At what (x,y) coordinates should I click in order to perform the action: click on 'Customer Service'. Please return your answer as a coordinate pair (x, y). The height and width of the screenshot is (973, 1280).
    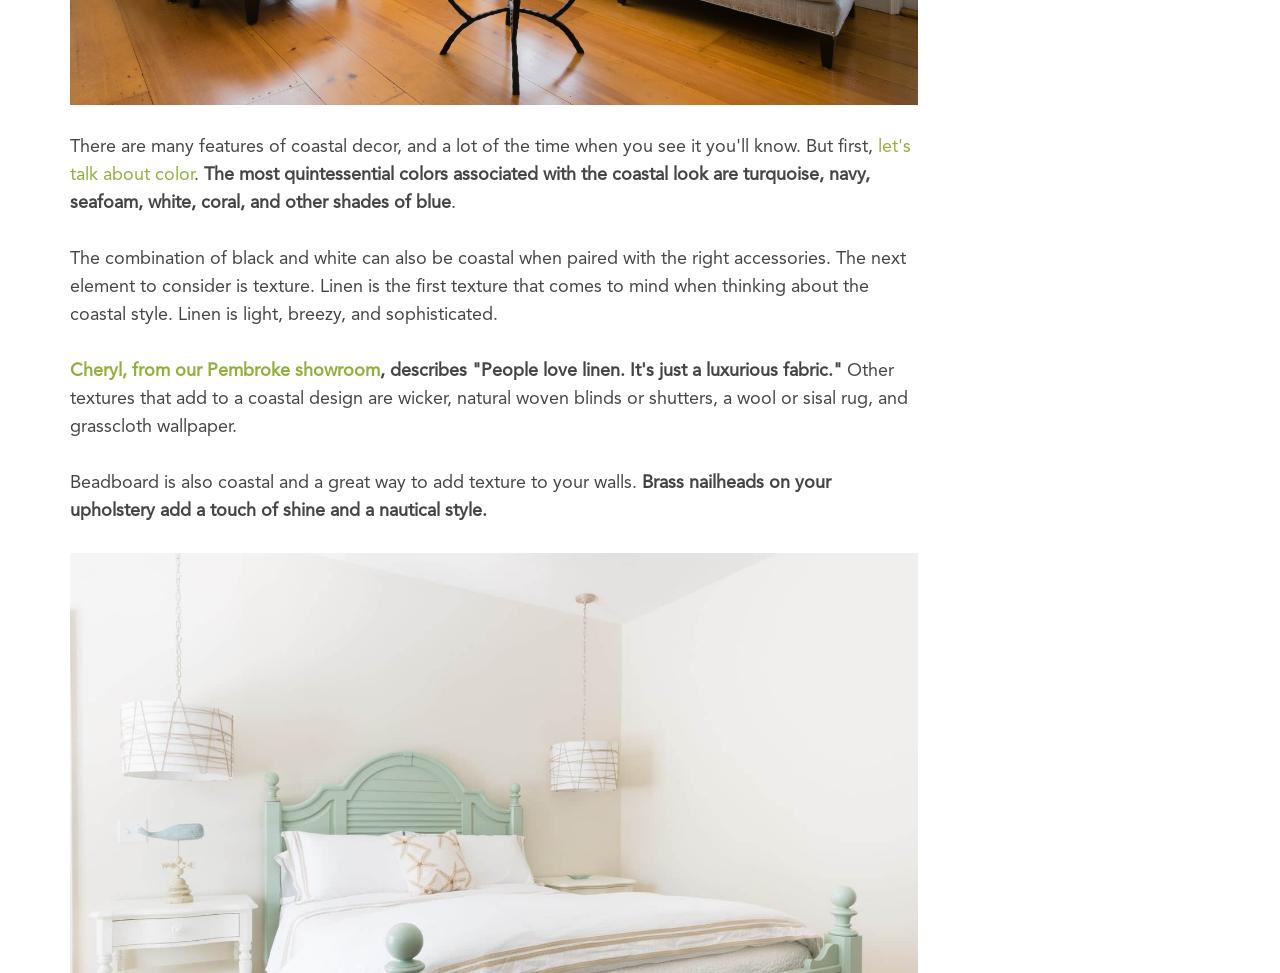
    Looking at the image, I should click on (426, 113).